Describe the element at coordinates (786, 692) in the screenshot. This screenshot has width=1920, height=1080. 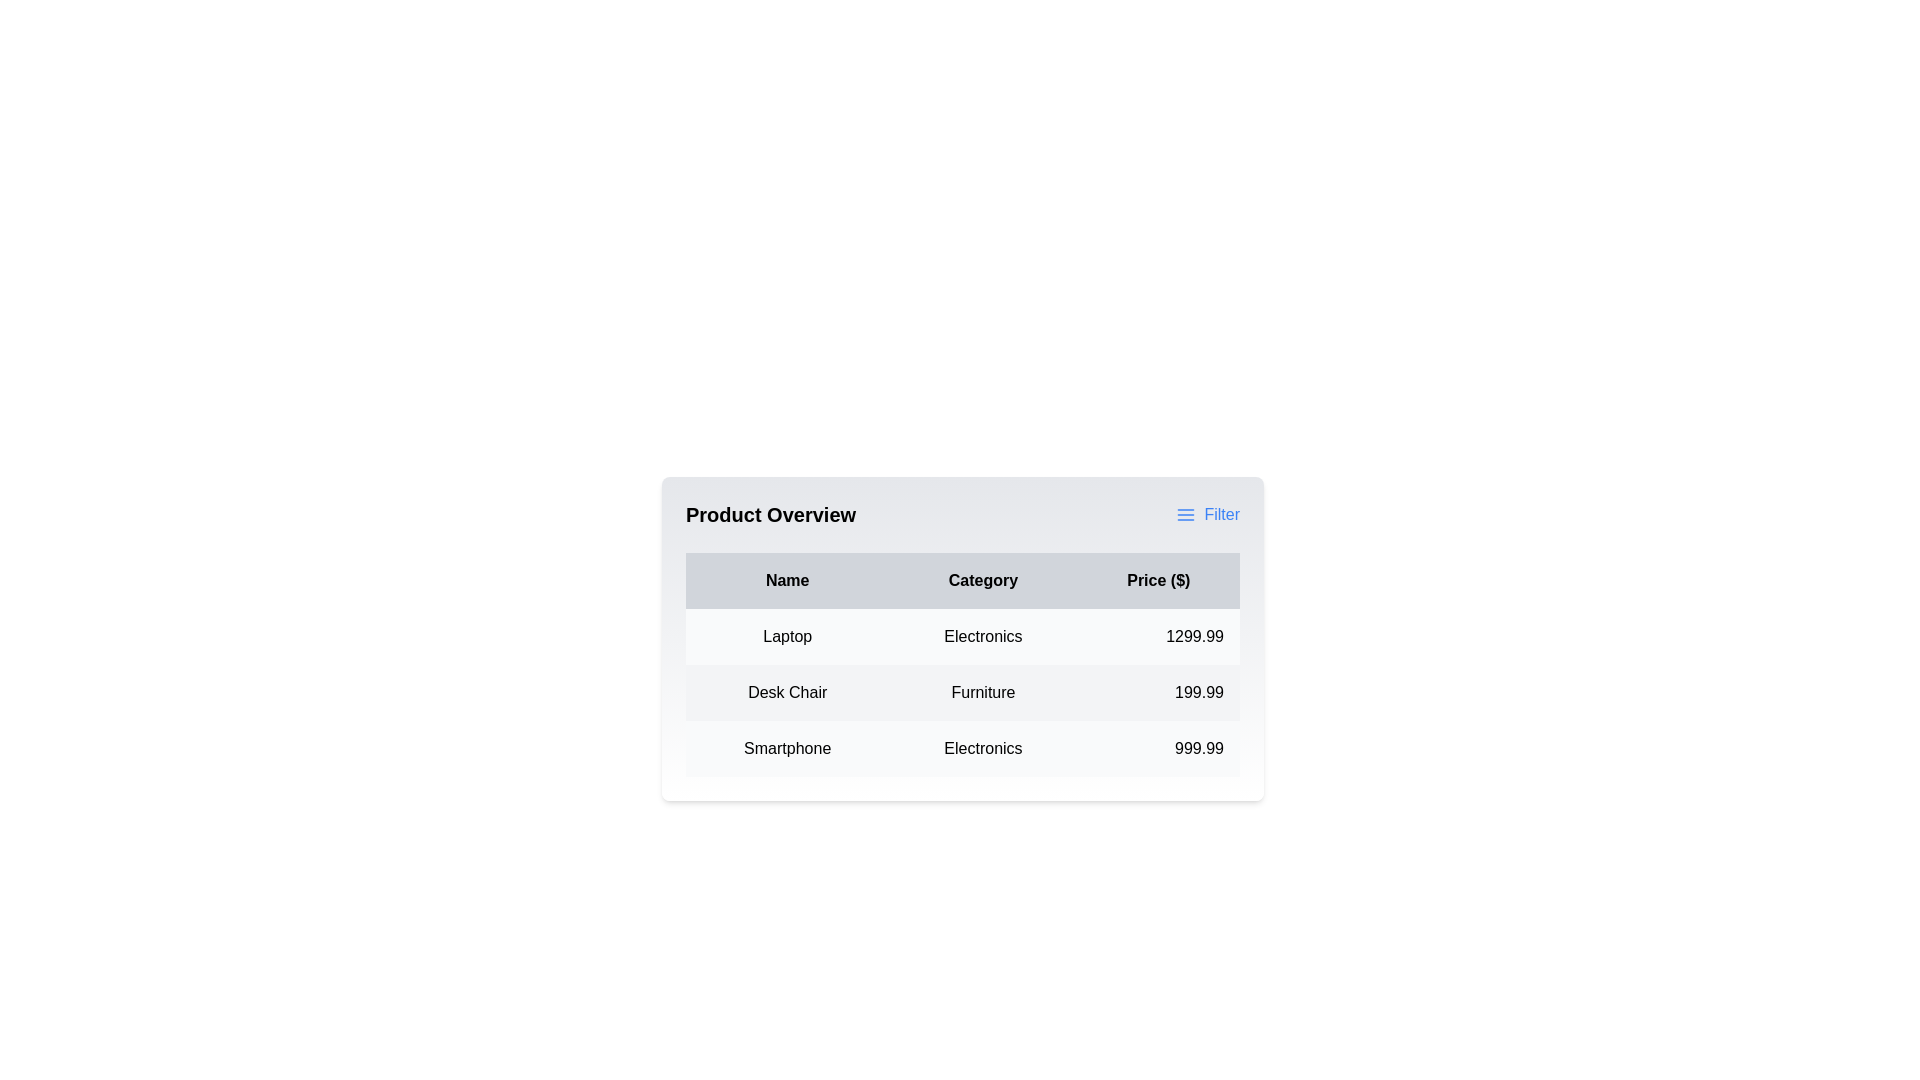
I see `the product name text label 'Desk Chair' located in the second row of the table under the 'Name' column` at that location.